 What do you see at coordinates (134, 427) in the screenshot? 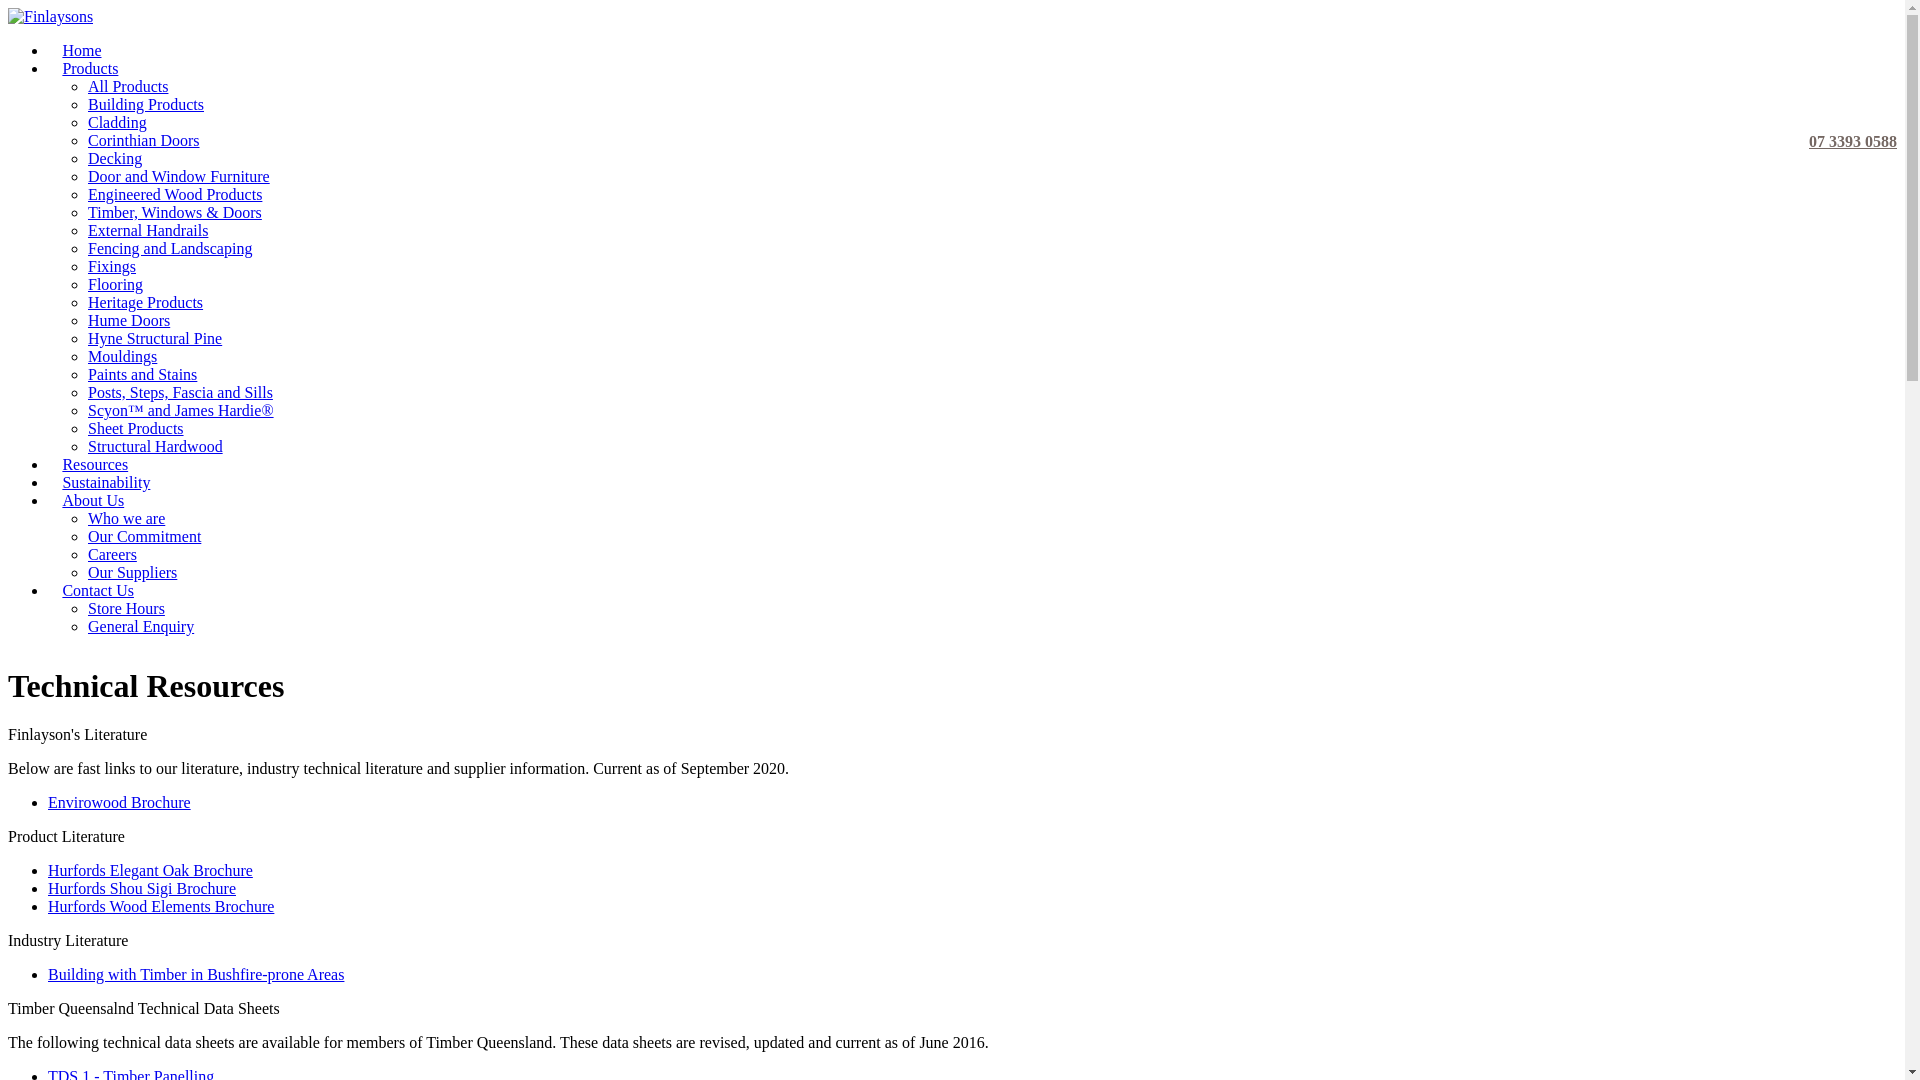
I see `'Sheet Products'` at bounding box center [134, 427].